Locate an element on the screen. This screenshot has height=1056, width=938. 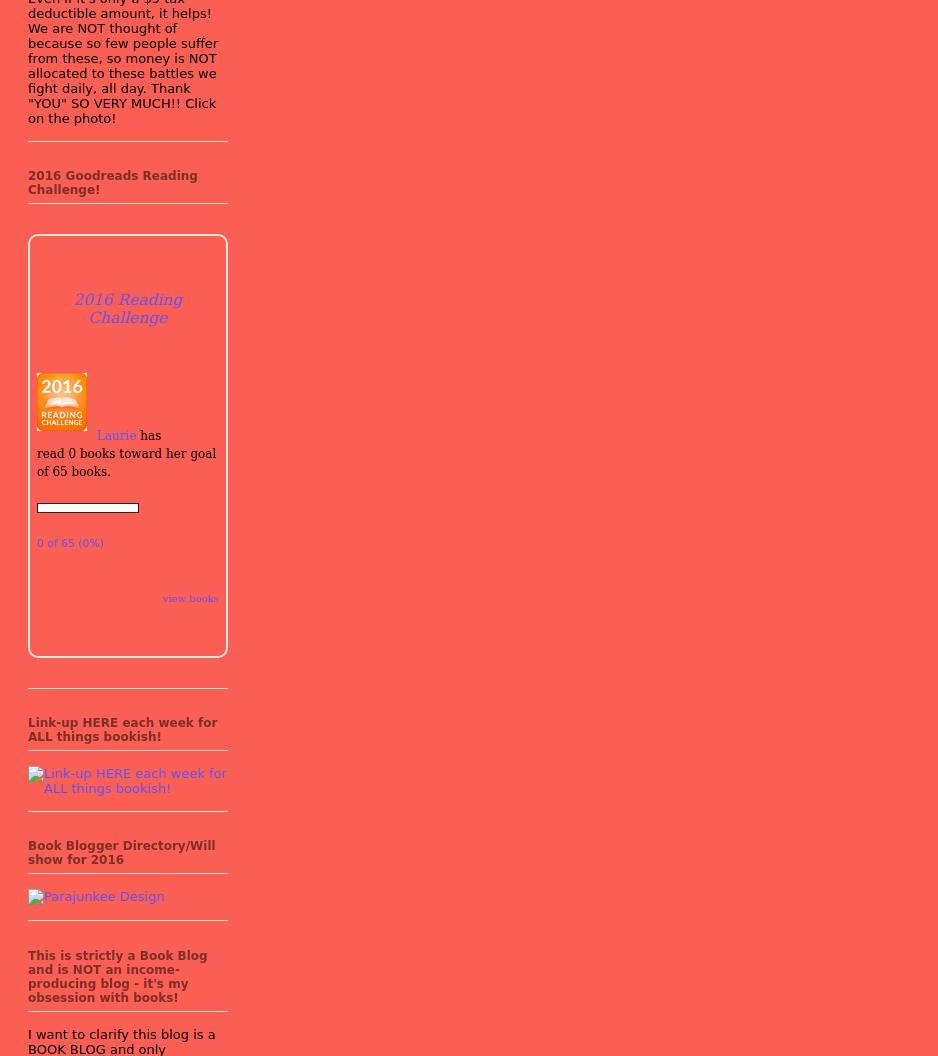
'Book Blogger Directory/Will show for 2016' is located at coordinates (120, 853).